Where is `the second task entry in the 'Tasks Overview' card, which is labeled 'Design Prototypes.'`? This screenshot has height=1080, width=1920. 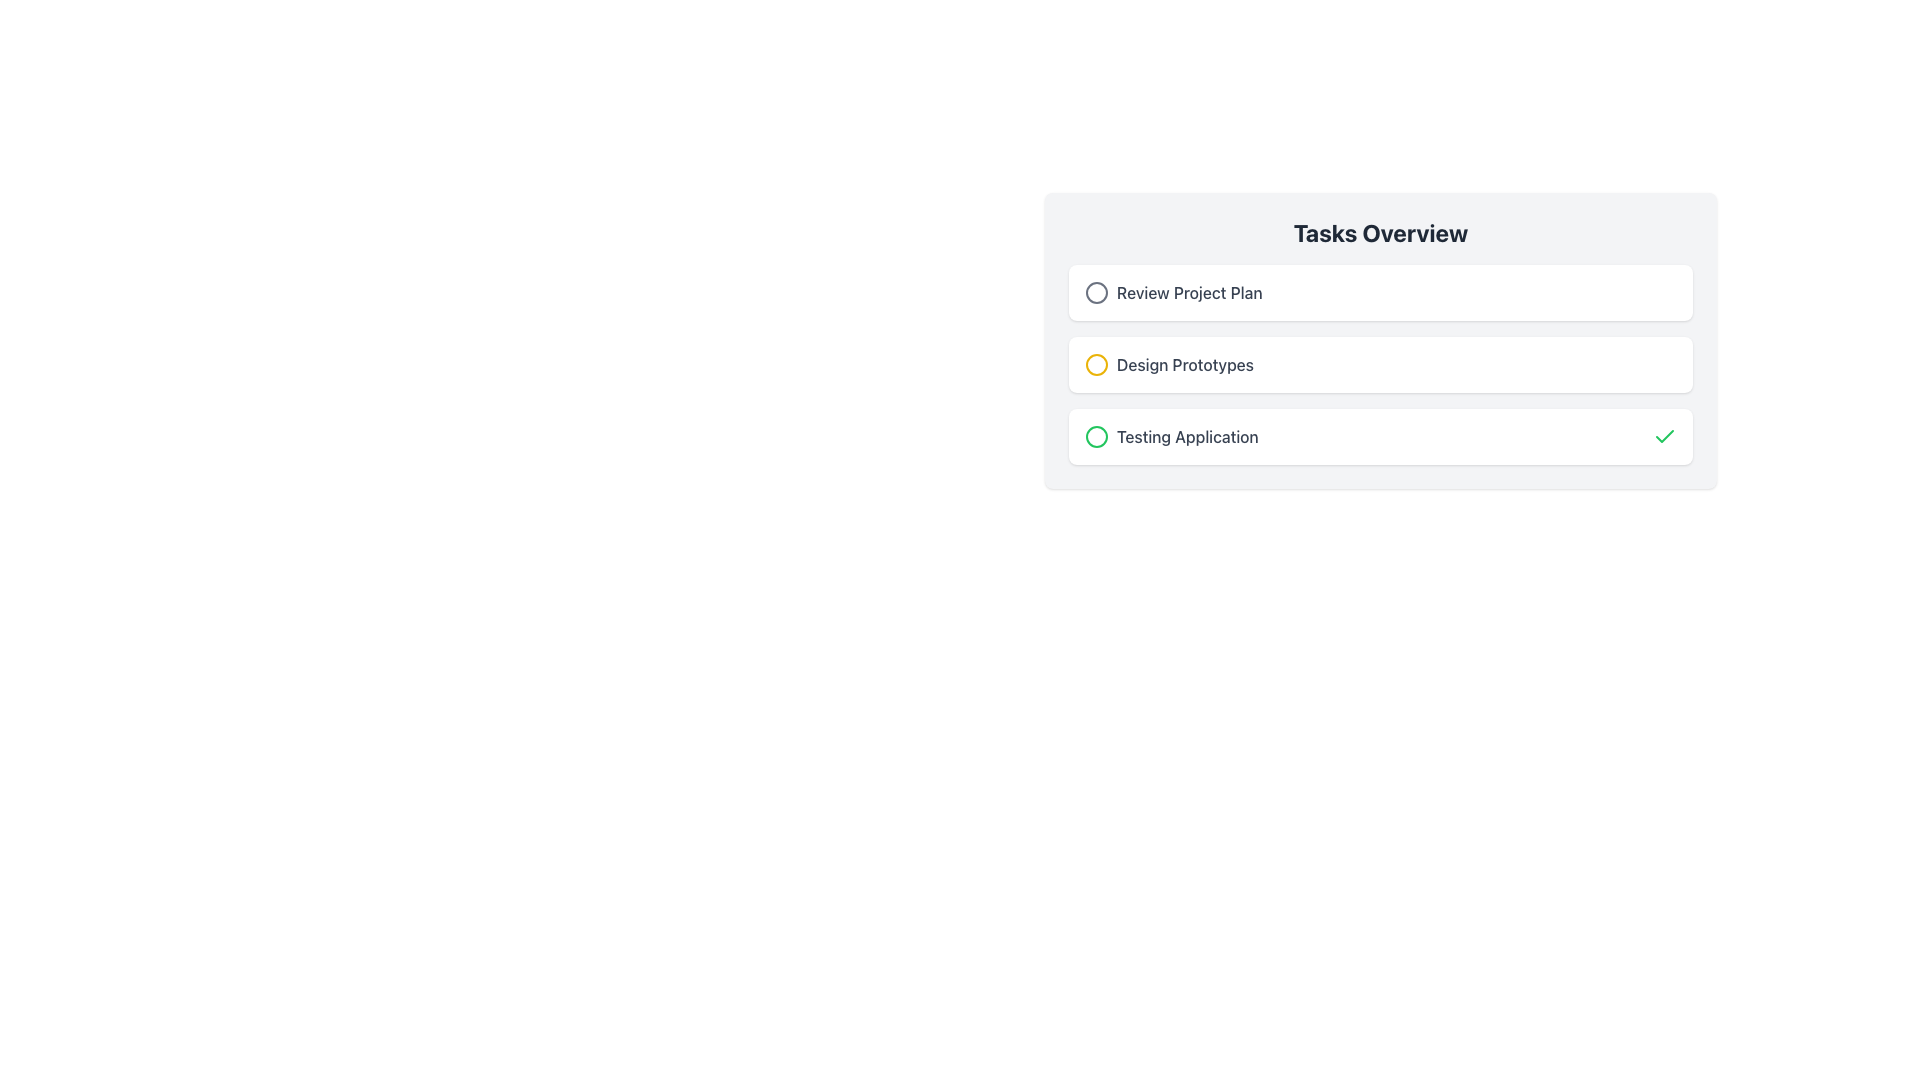
the second task entry in the 'Tasks Overview' card, which is labeled 'Design Prototypes.' is located at coordinates (1380, 365).